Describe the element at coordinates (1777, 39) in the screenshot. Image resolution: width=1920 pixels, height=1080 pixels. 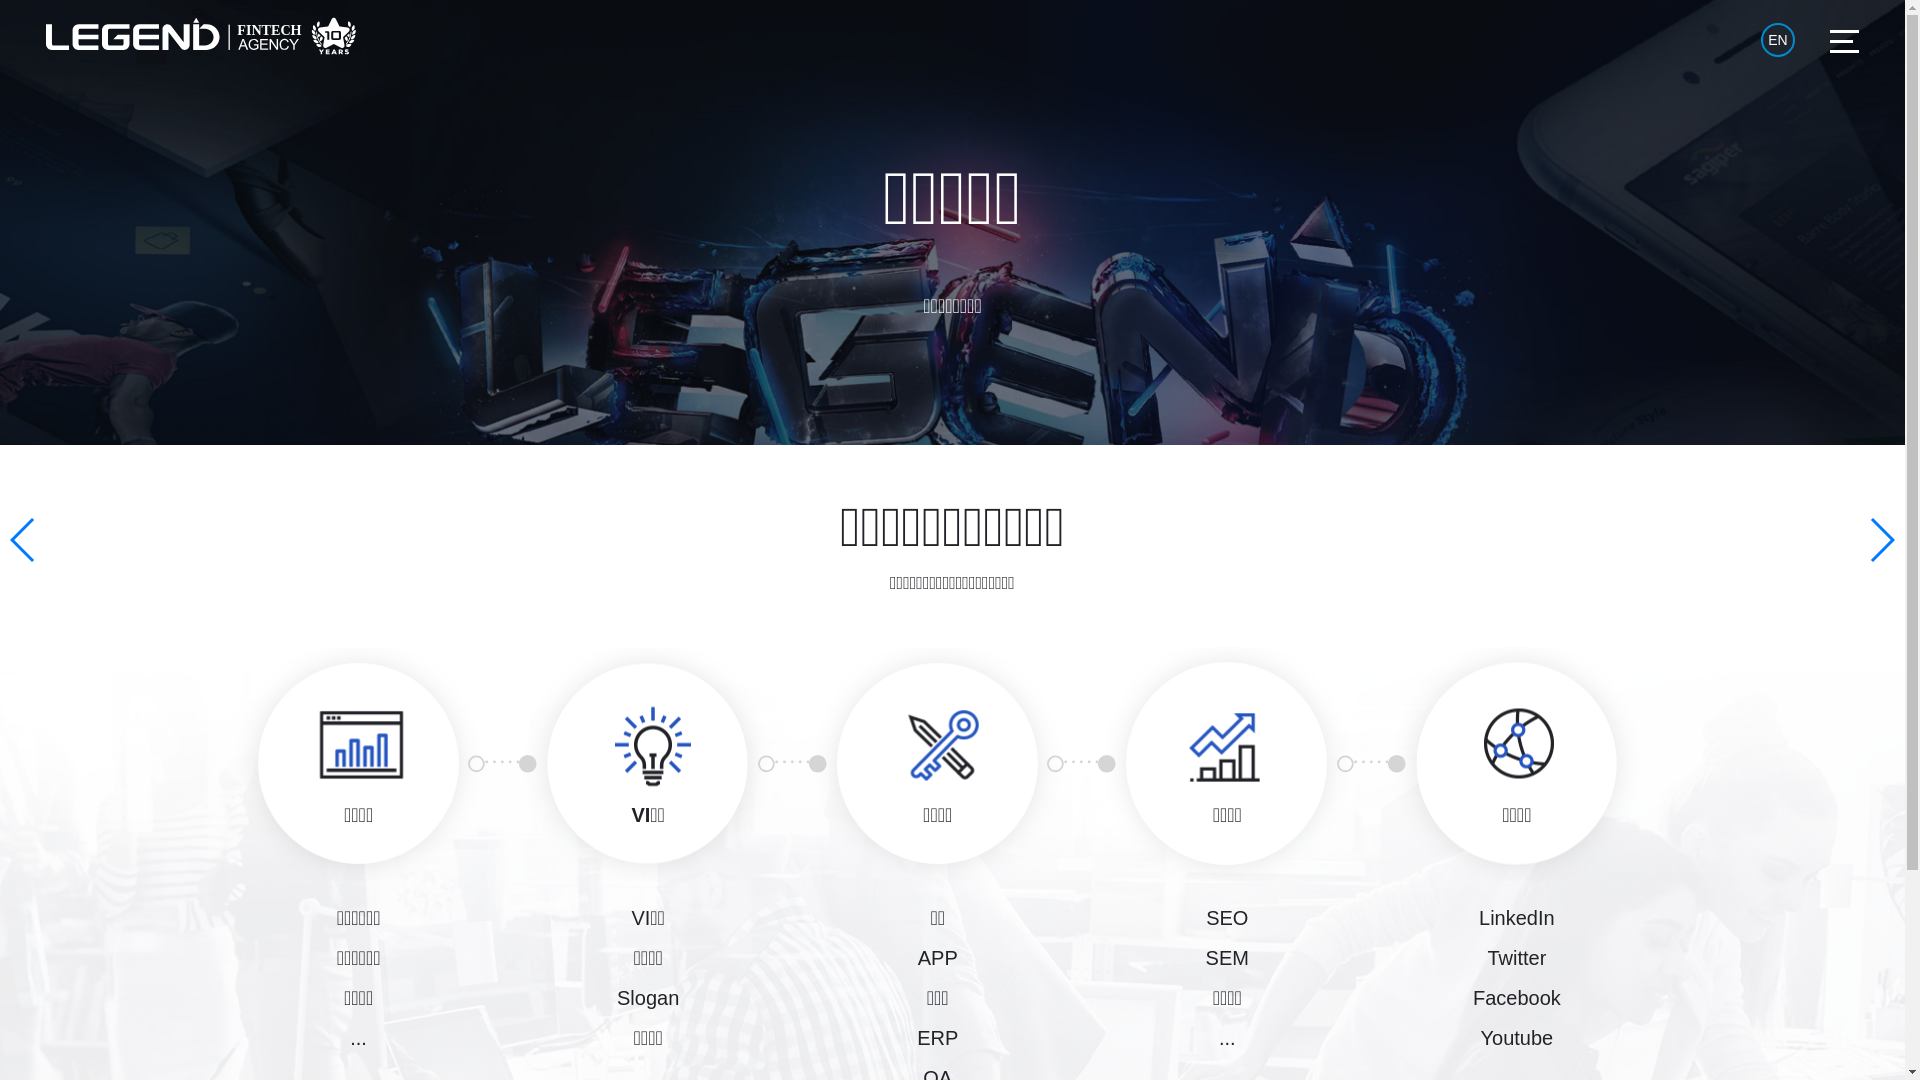
I see `'EN'` at that location.